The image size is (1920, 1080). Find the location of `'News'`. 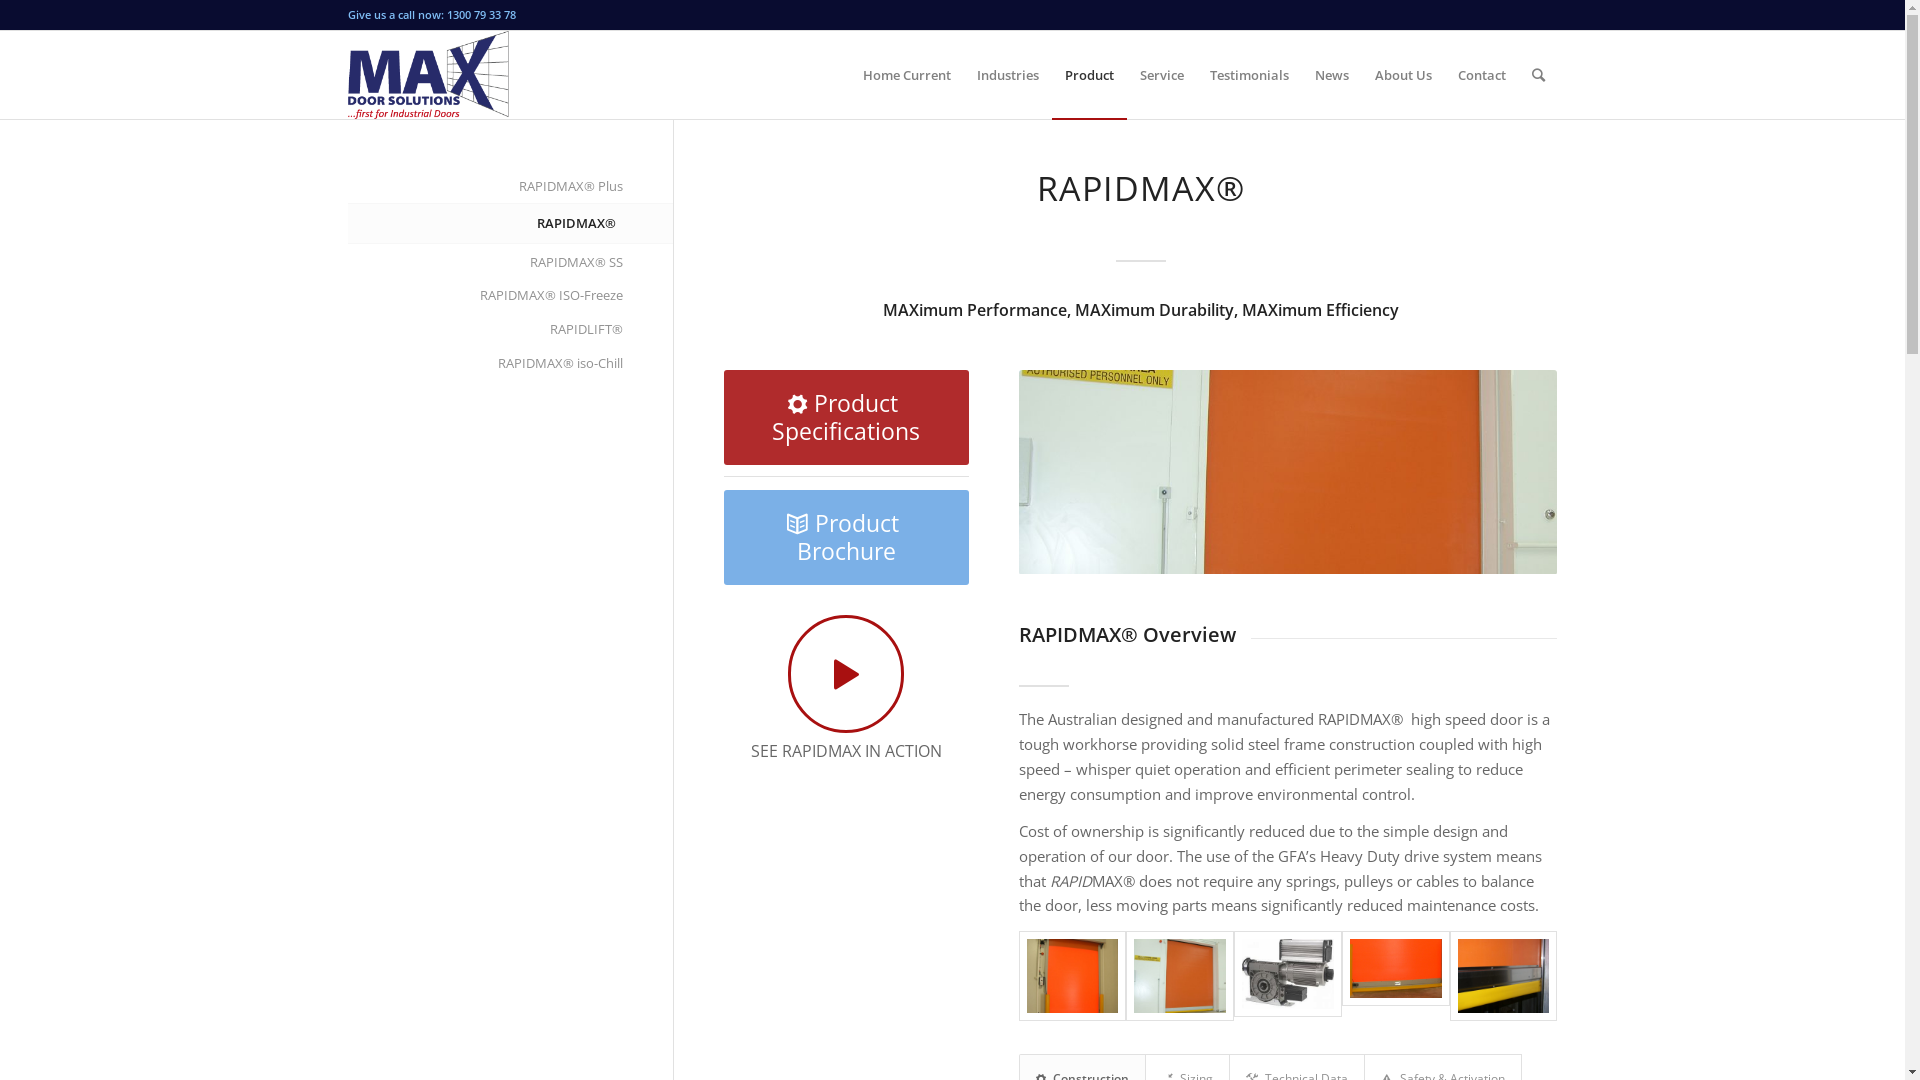

'News' is located at coordinates (1331, 73).